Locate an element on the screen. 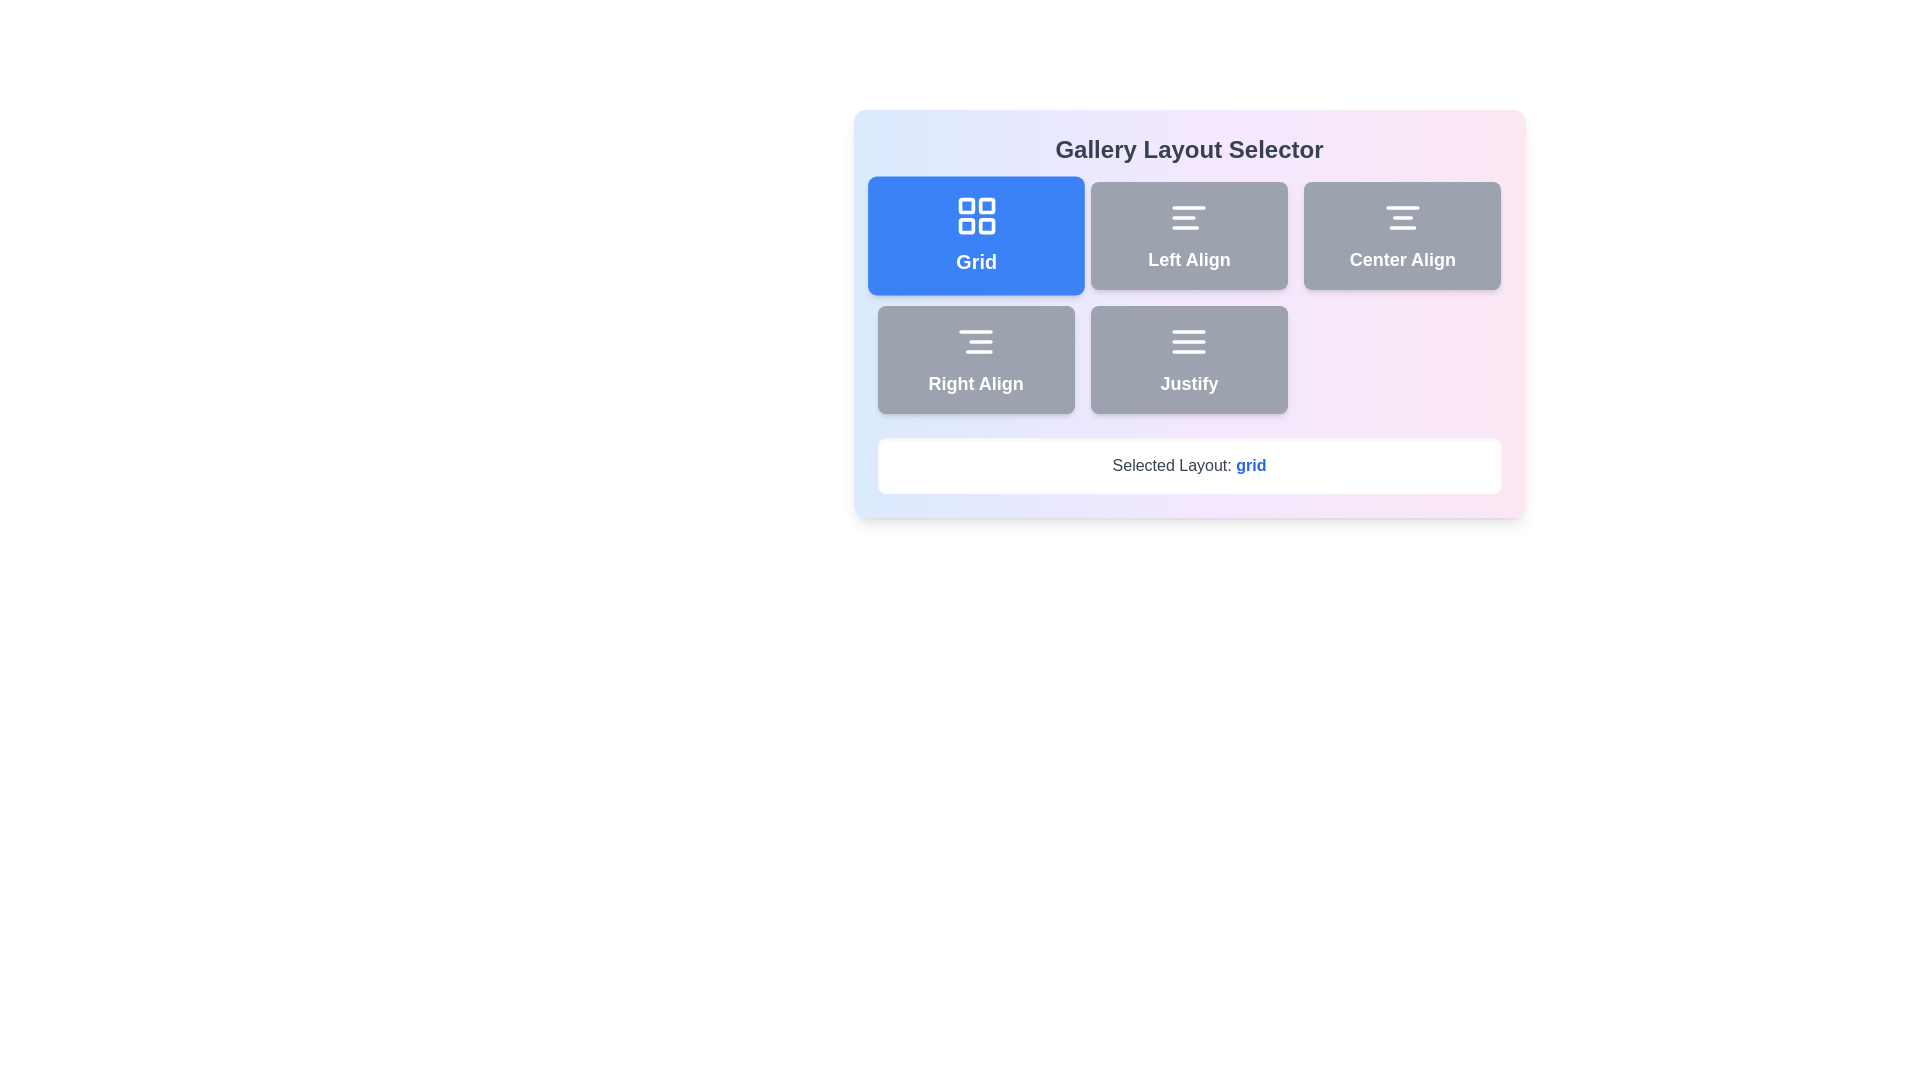 Image resolution: width=1920 pixels, height=1080 pixels. the 'Justify' button, which contains an icon of three horizontal lines stacked with equal spacing is located at coordinates (1189, 341).